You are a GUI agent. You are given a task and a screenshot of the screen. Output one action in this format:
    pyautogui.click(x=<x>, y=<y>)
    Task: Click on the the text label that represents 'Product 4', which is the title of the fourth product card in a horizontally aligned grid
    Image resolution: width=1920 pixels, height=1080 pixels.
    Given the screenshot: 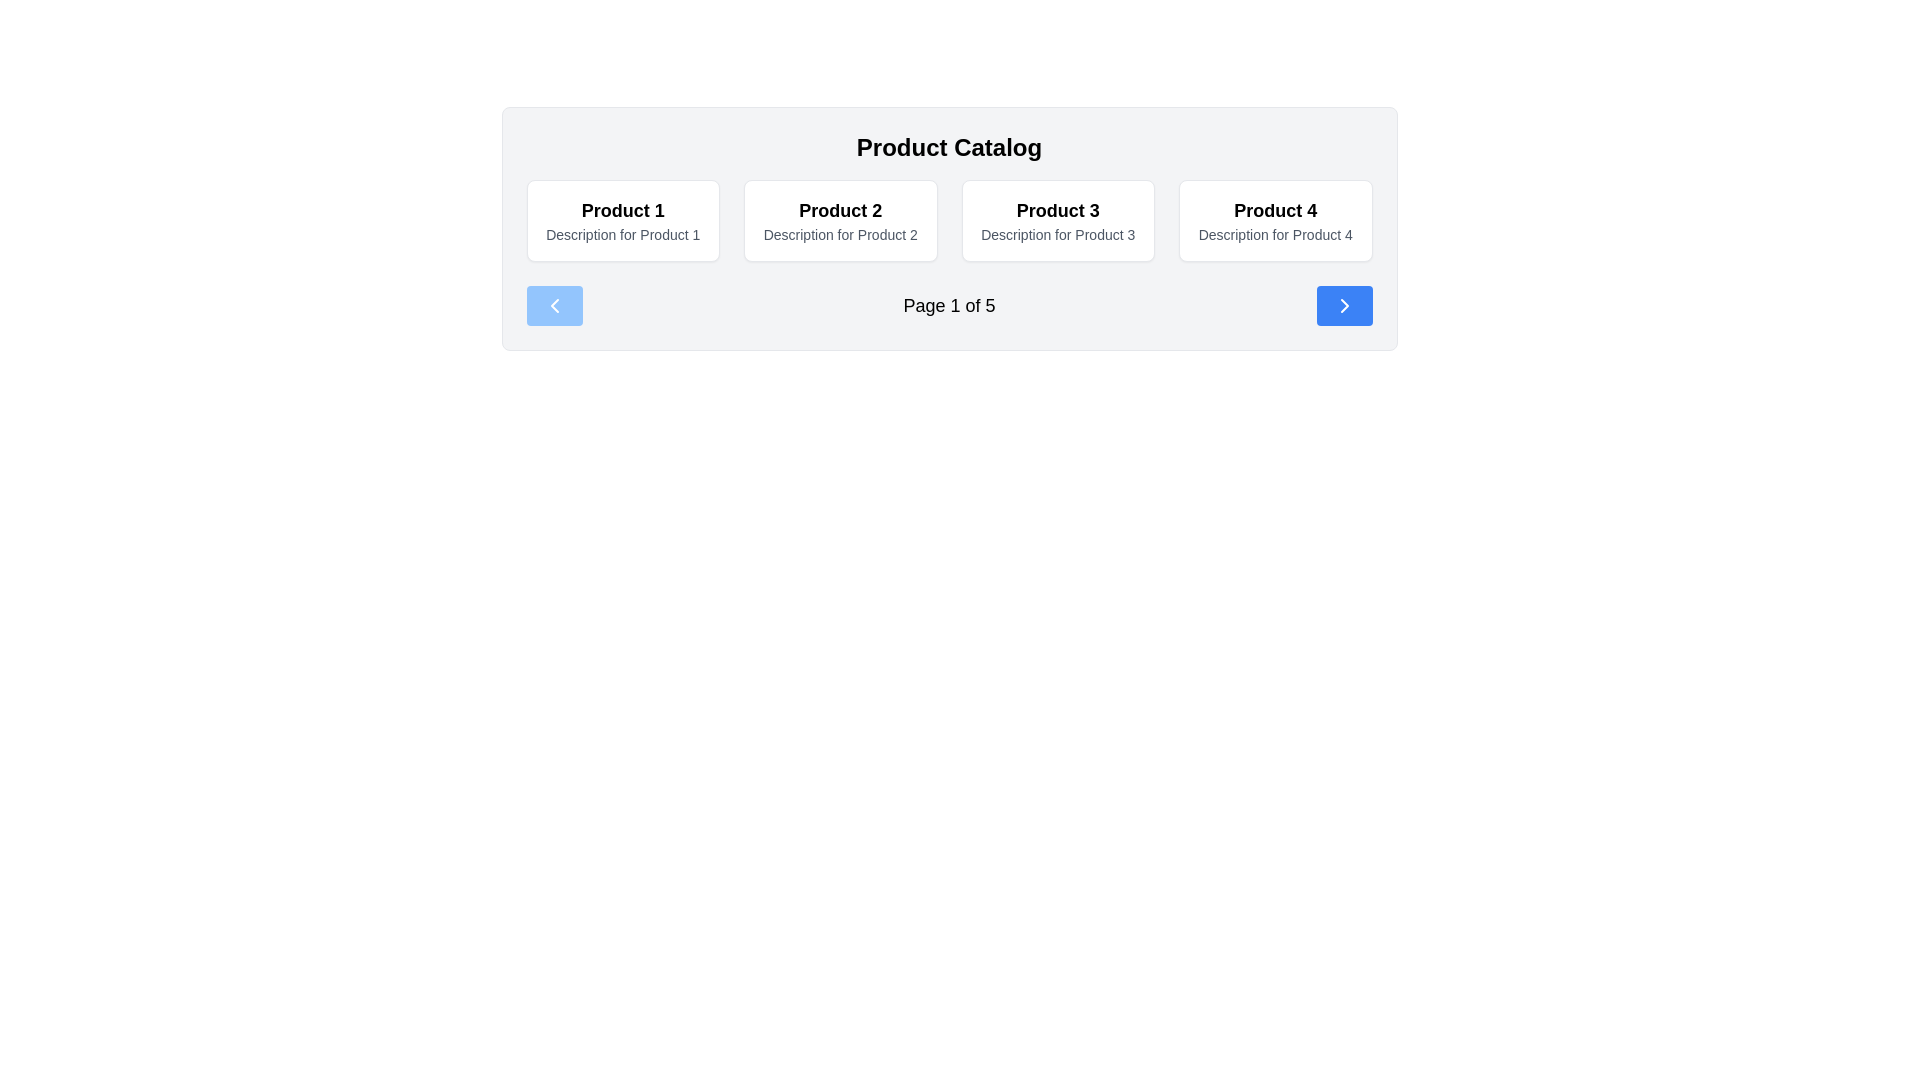 What is the action you would take?
    pyautogui.click(x=1274, y=211)
    